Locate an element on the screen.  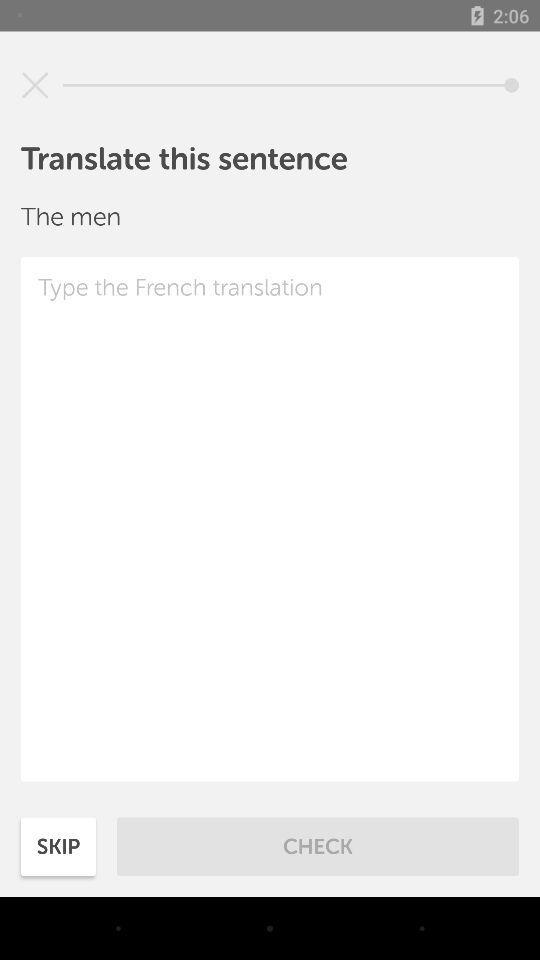
skip at the bottom left corner is located at coordinates (58, 845).